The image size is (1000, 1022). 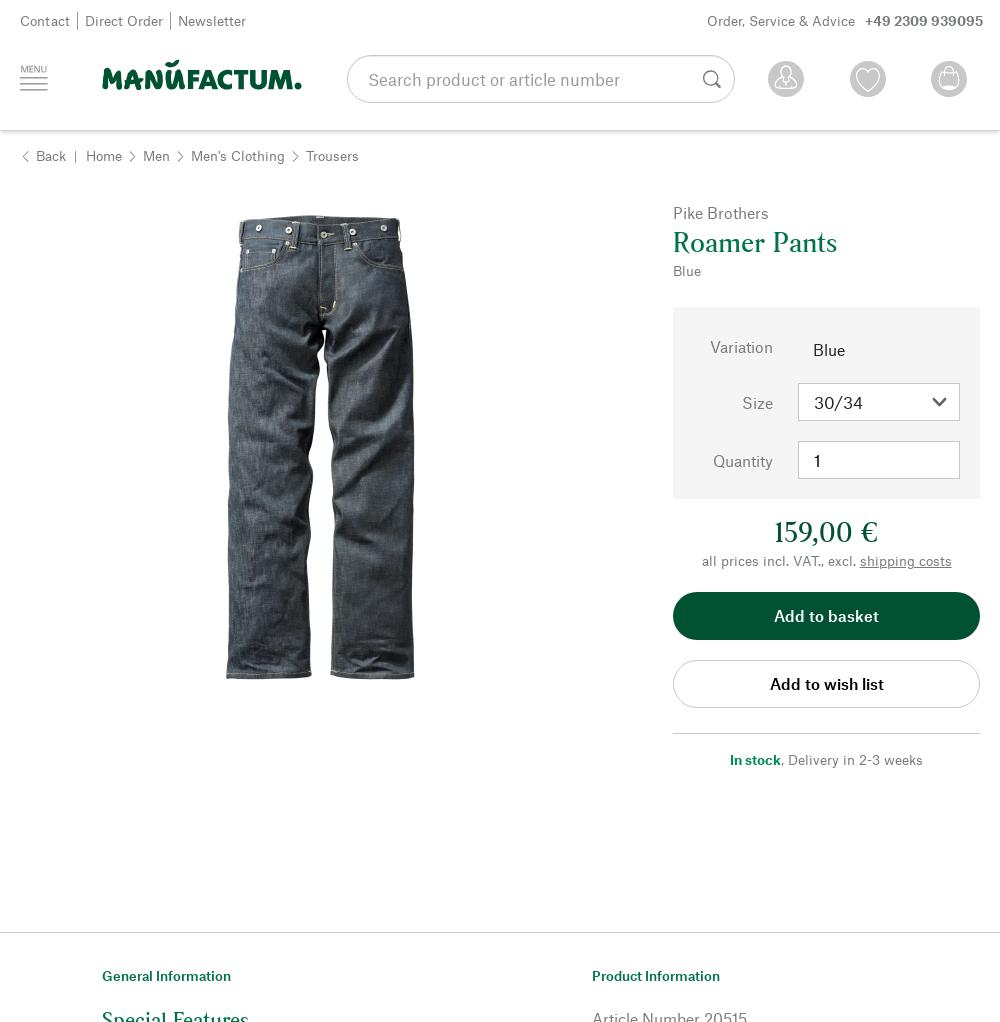 I want to click on 'Newsletter', so click(x=178, y=19).